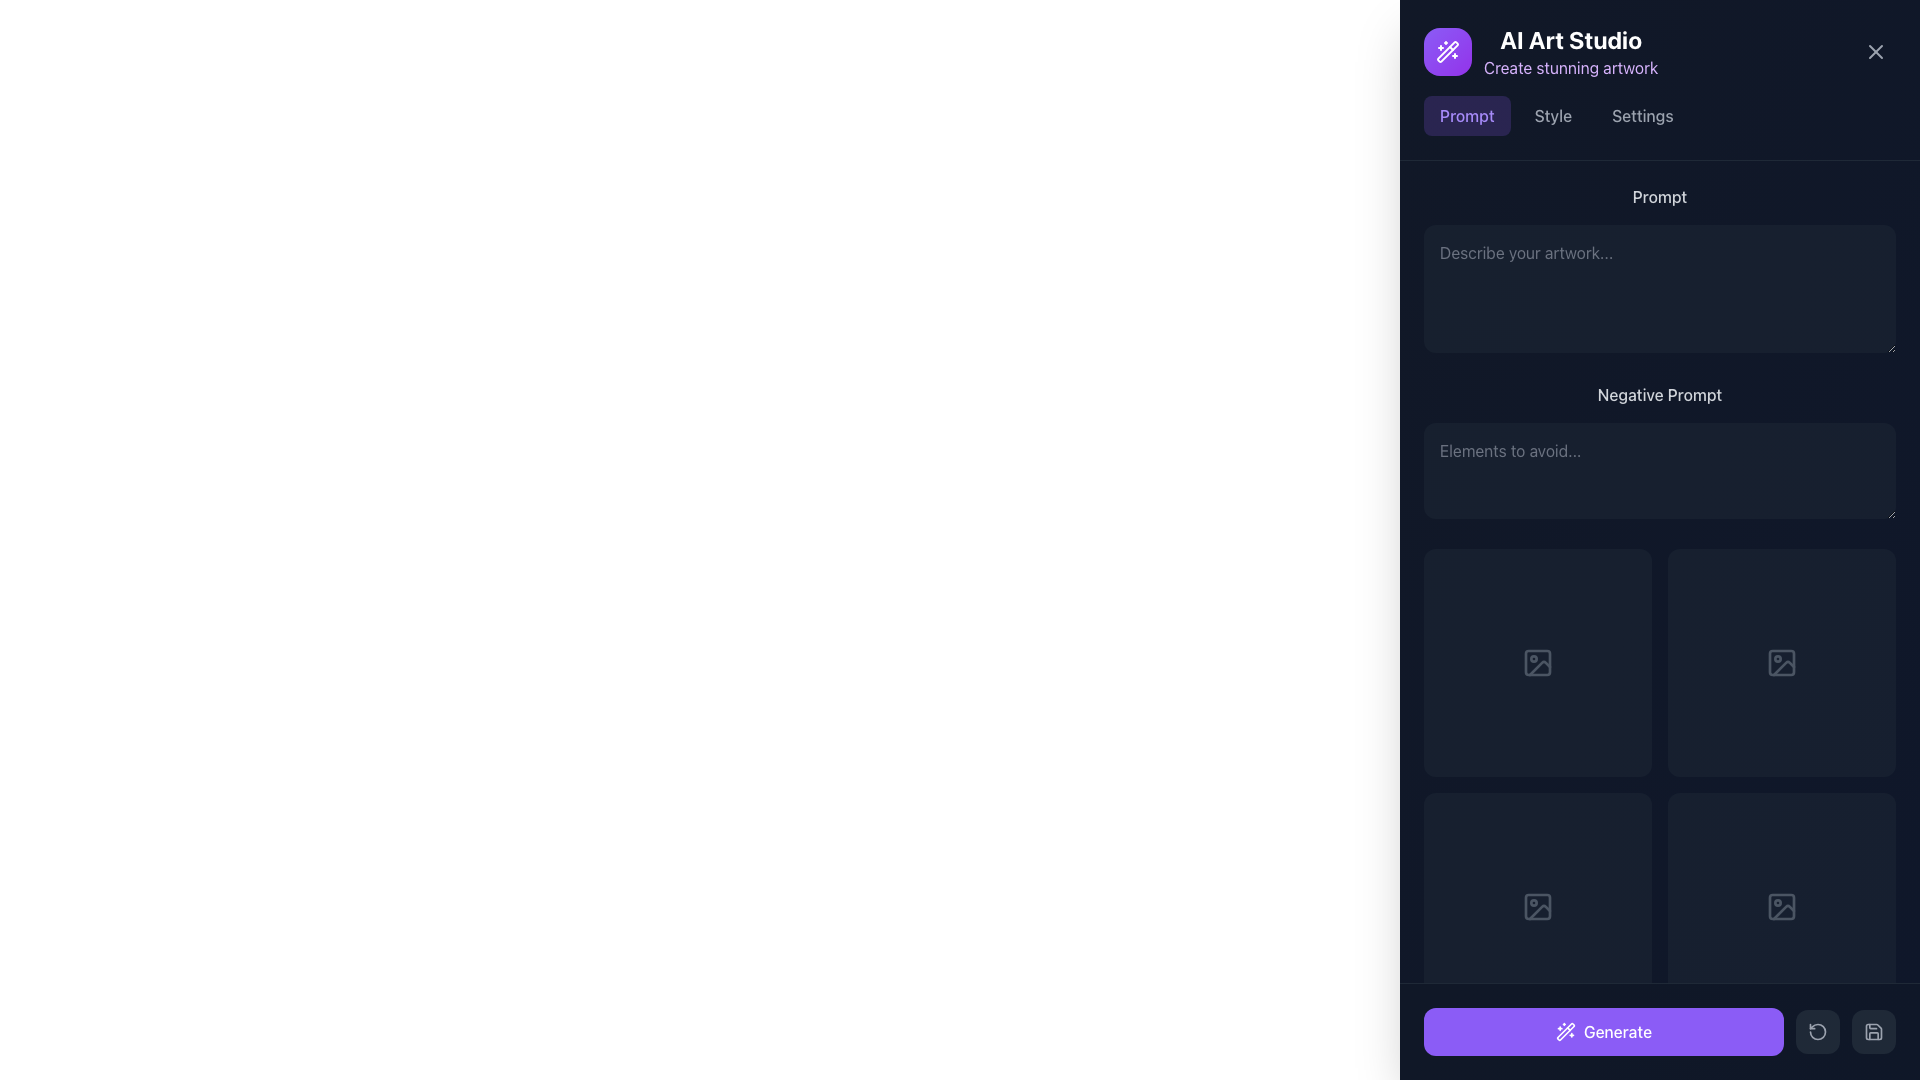  I want to click on the 'Settings' button located at the top of the sidebar interface, which is the third button in a group of three horizontally aligned buttons, so click(1641, 115).